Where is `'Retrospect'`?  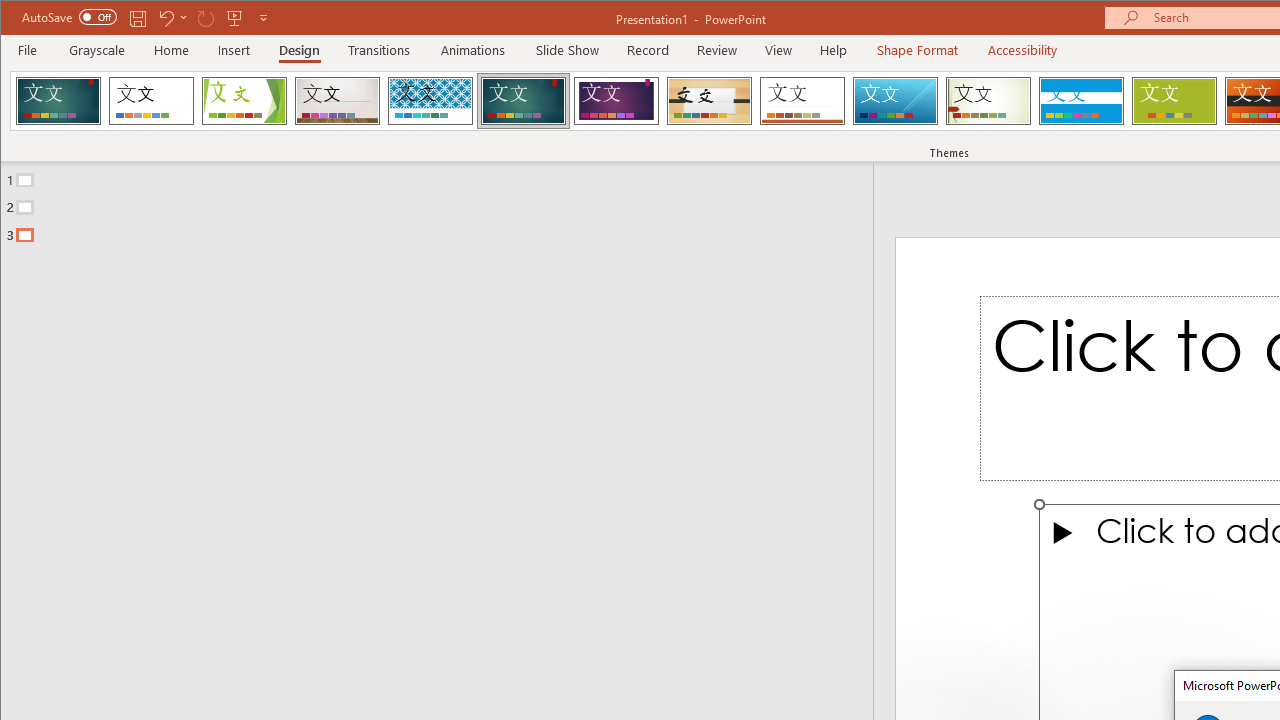 'Retrospect' is located at coordinates (802, 100).